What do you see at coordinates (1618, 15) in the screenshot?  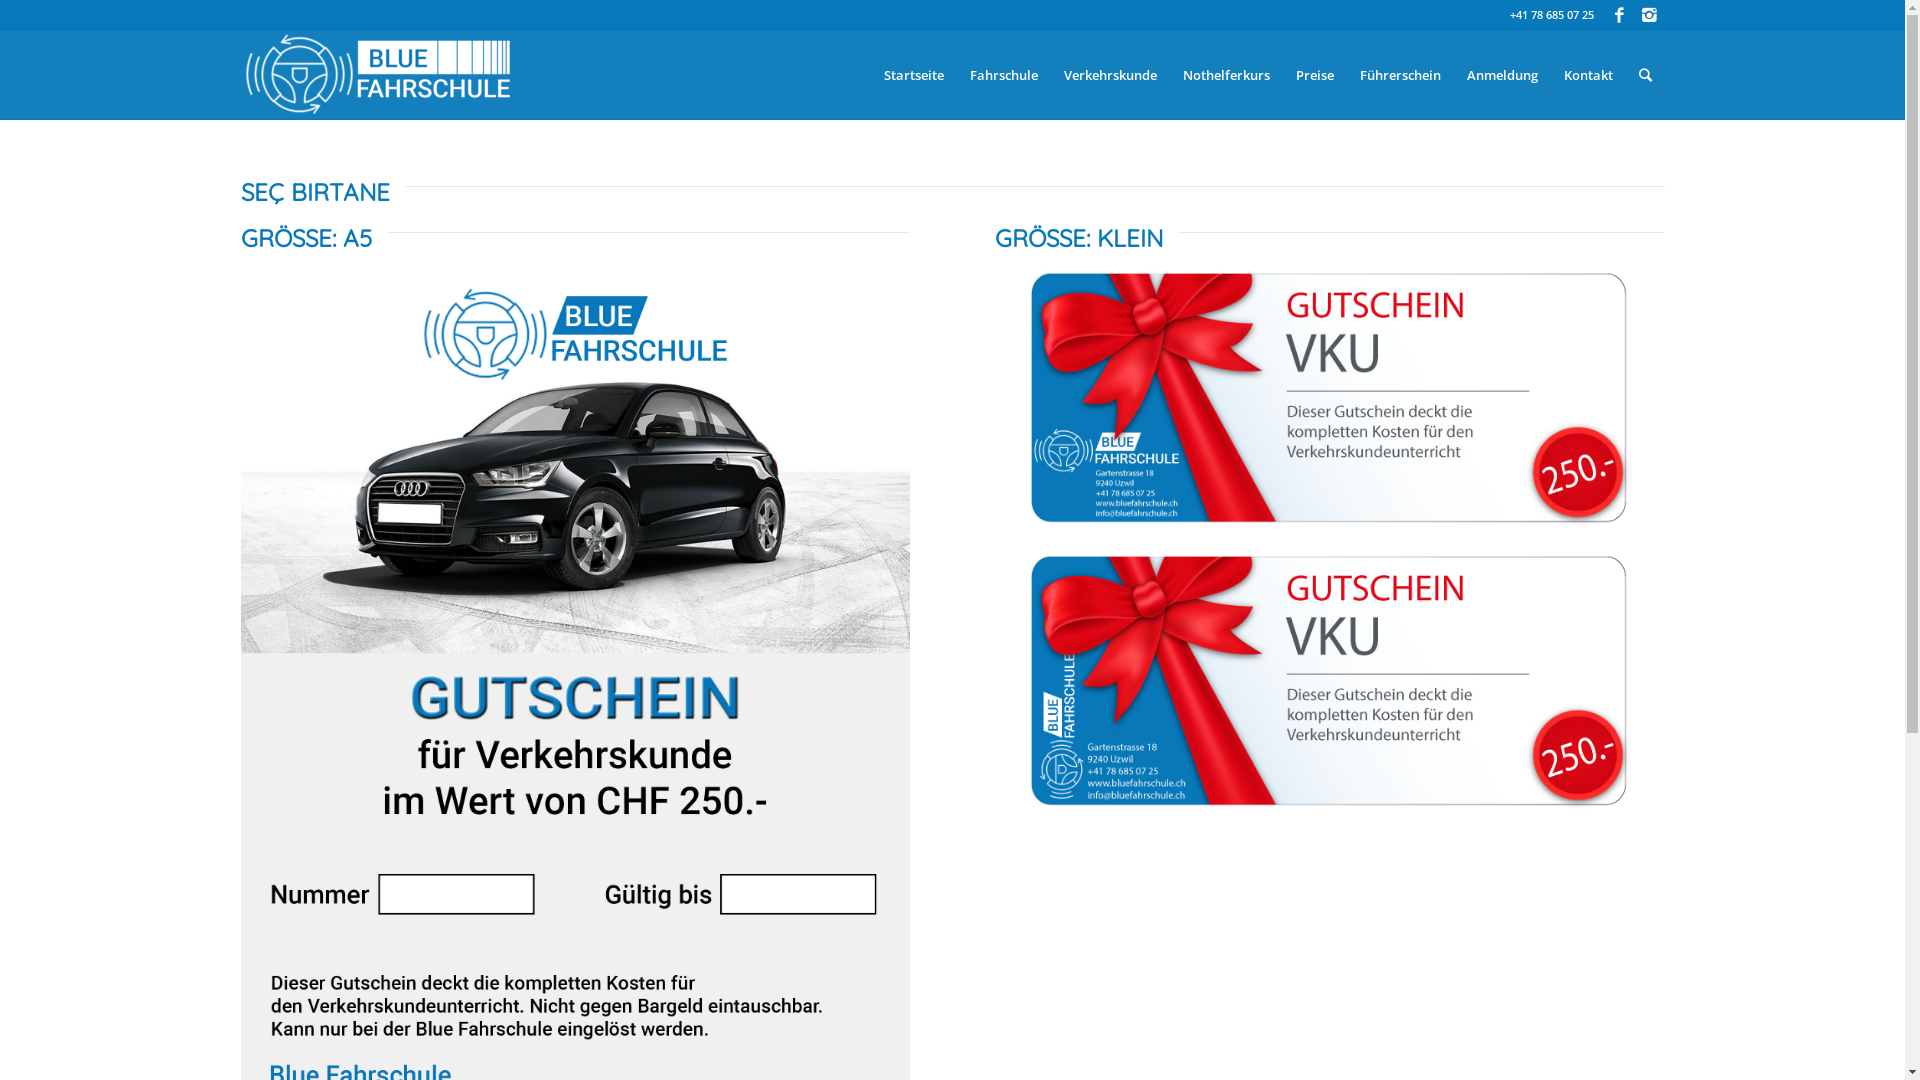 I see `'Facebook'` at bounding box center [1618, 15].